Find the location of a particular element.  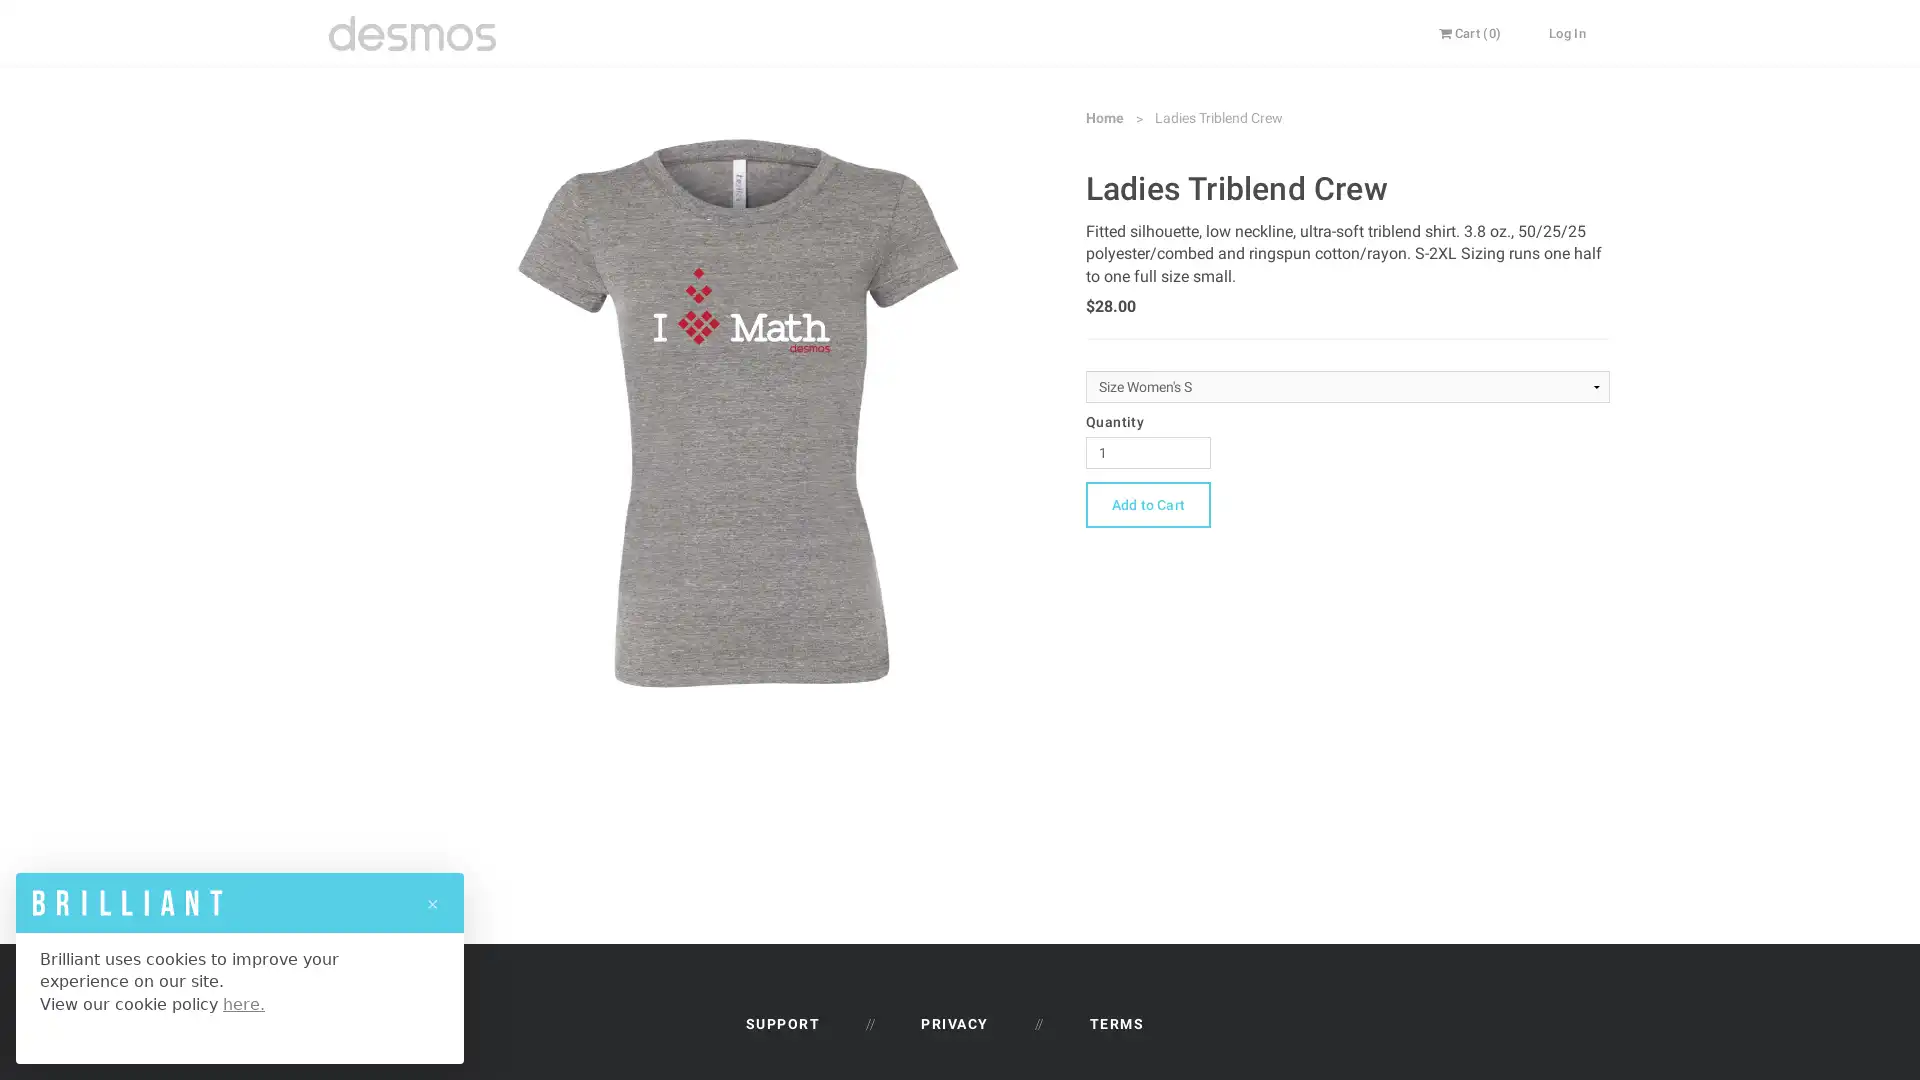

Add to Cart is located at coordinates (1147, 503).